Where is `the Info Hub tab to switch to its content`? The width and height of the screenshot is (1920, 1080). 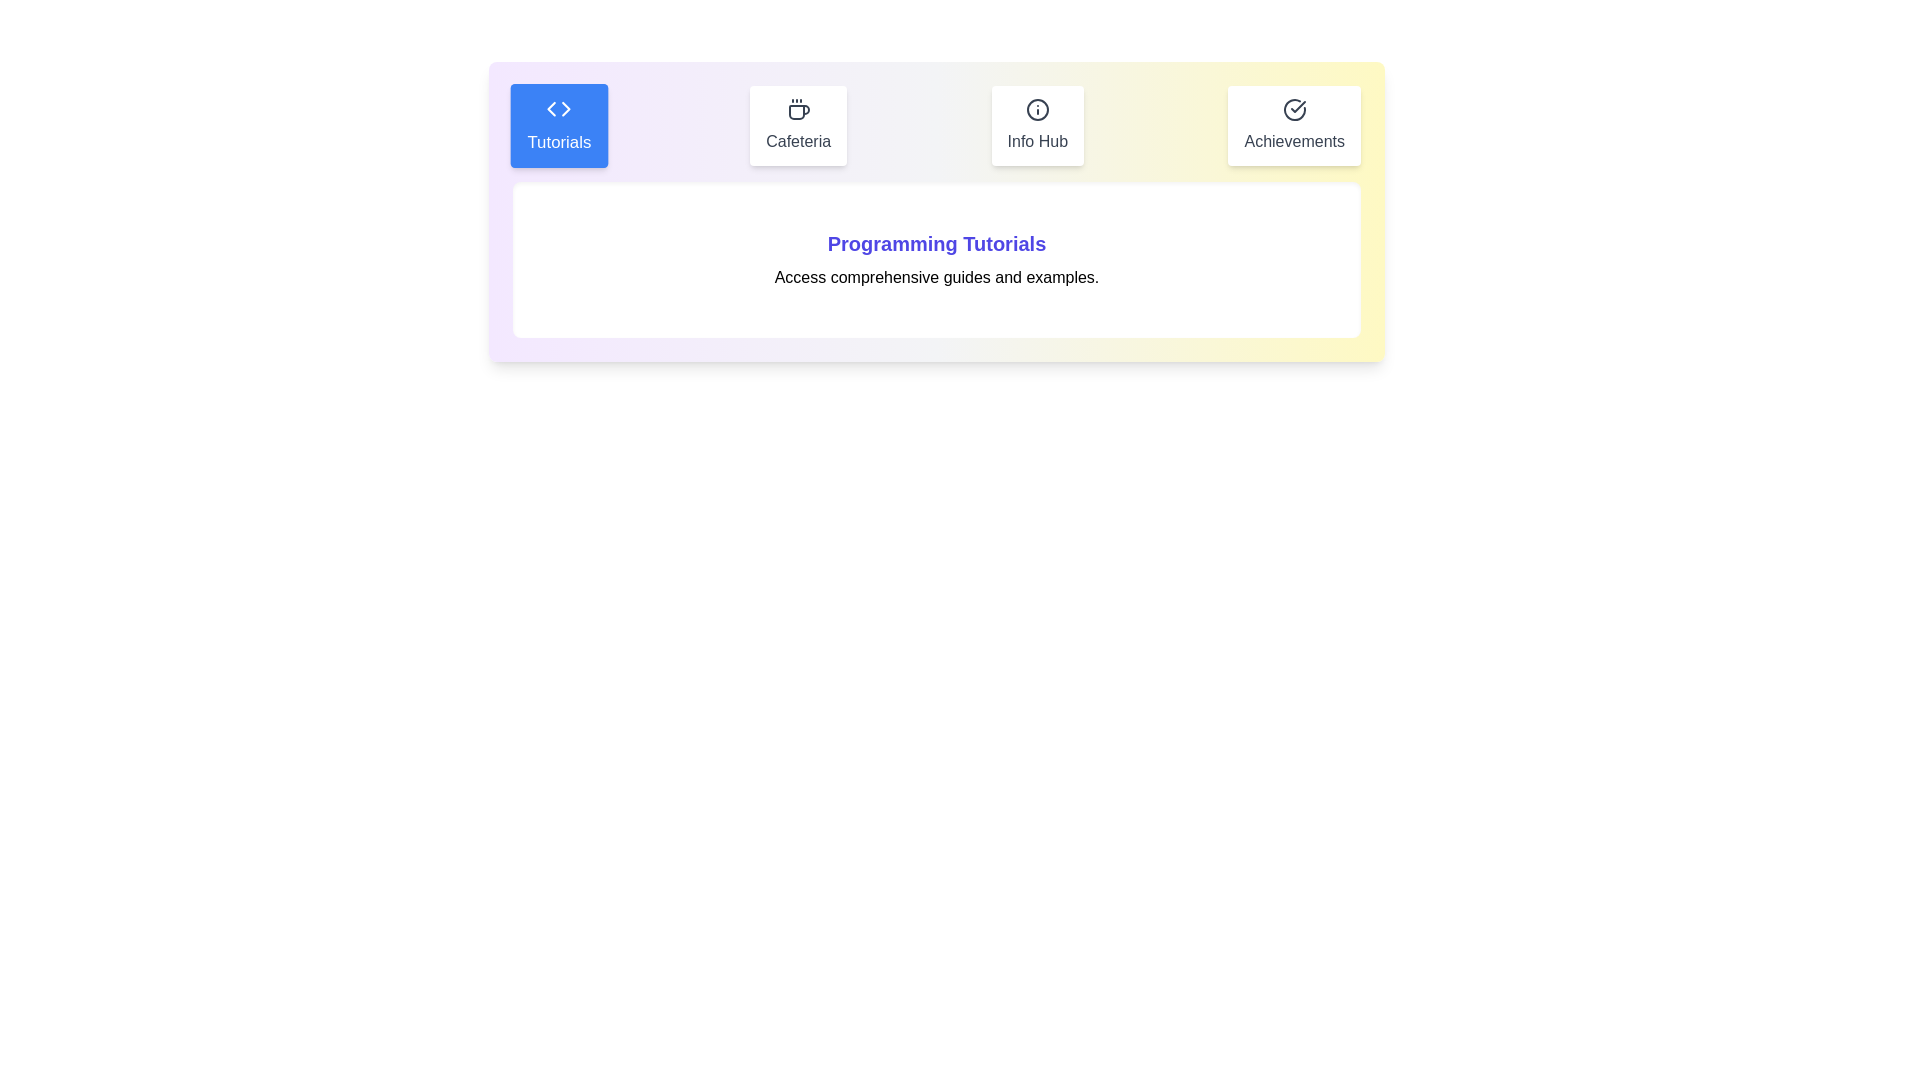 the Info Hub tab to switch to its content is located at coordinates (1036, 126).